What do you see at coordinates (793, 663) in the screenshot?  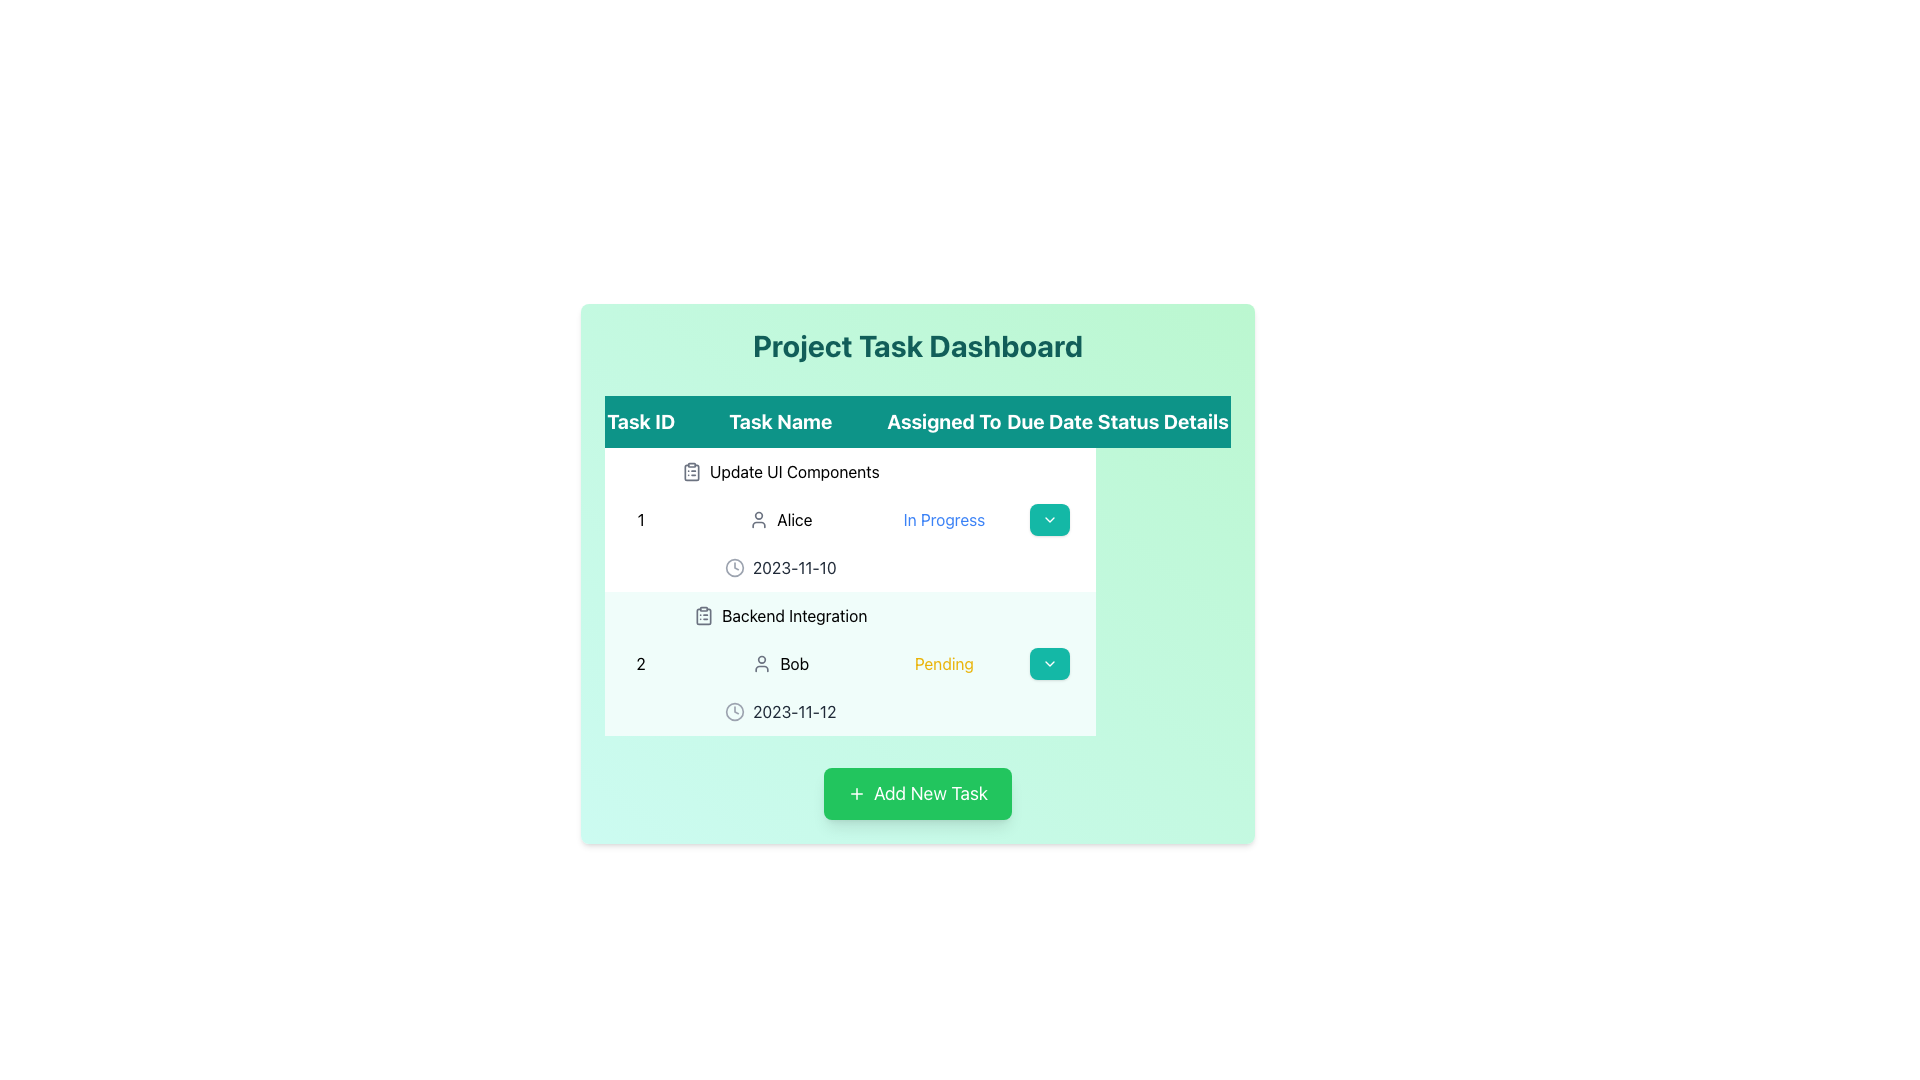 I see `the text label displaying 'Bob' in the 'Assigned To' column of the 'Backend Integration' task entry, which is styled in bold and dark font and located to the right of a user icon` at bounding box center [793, 663].